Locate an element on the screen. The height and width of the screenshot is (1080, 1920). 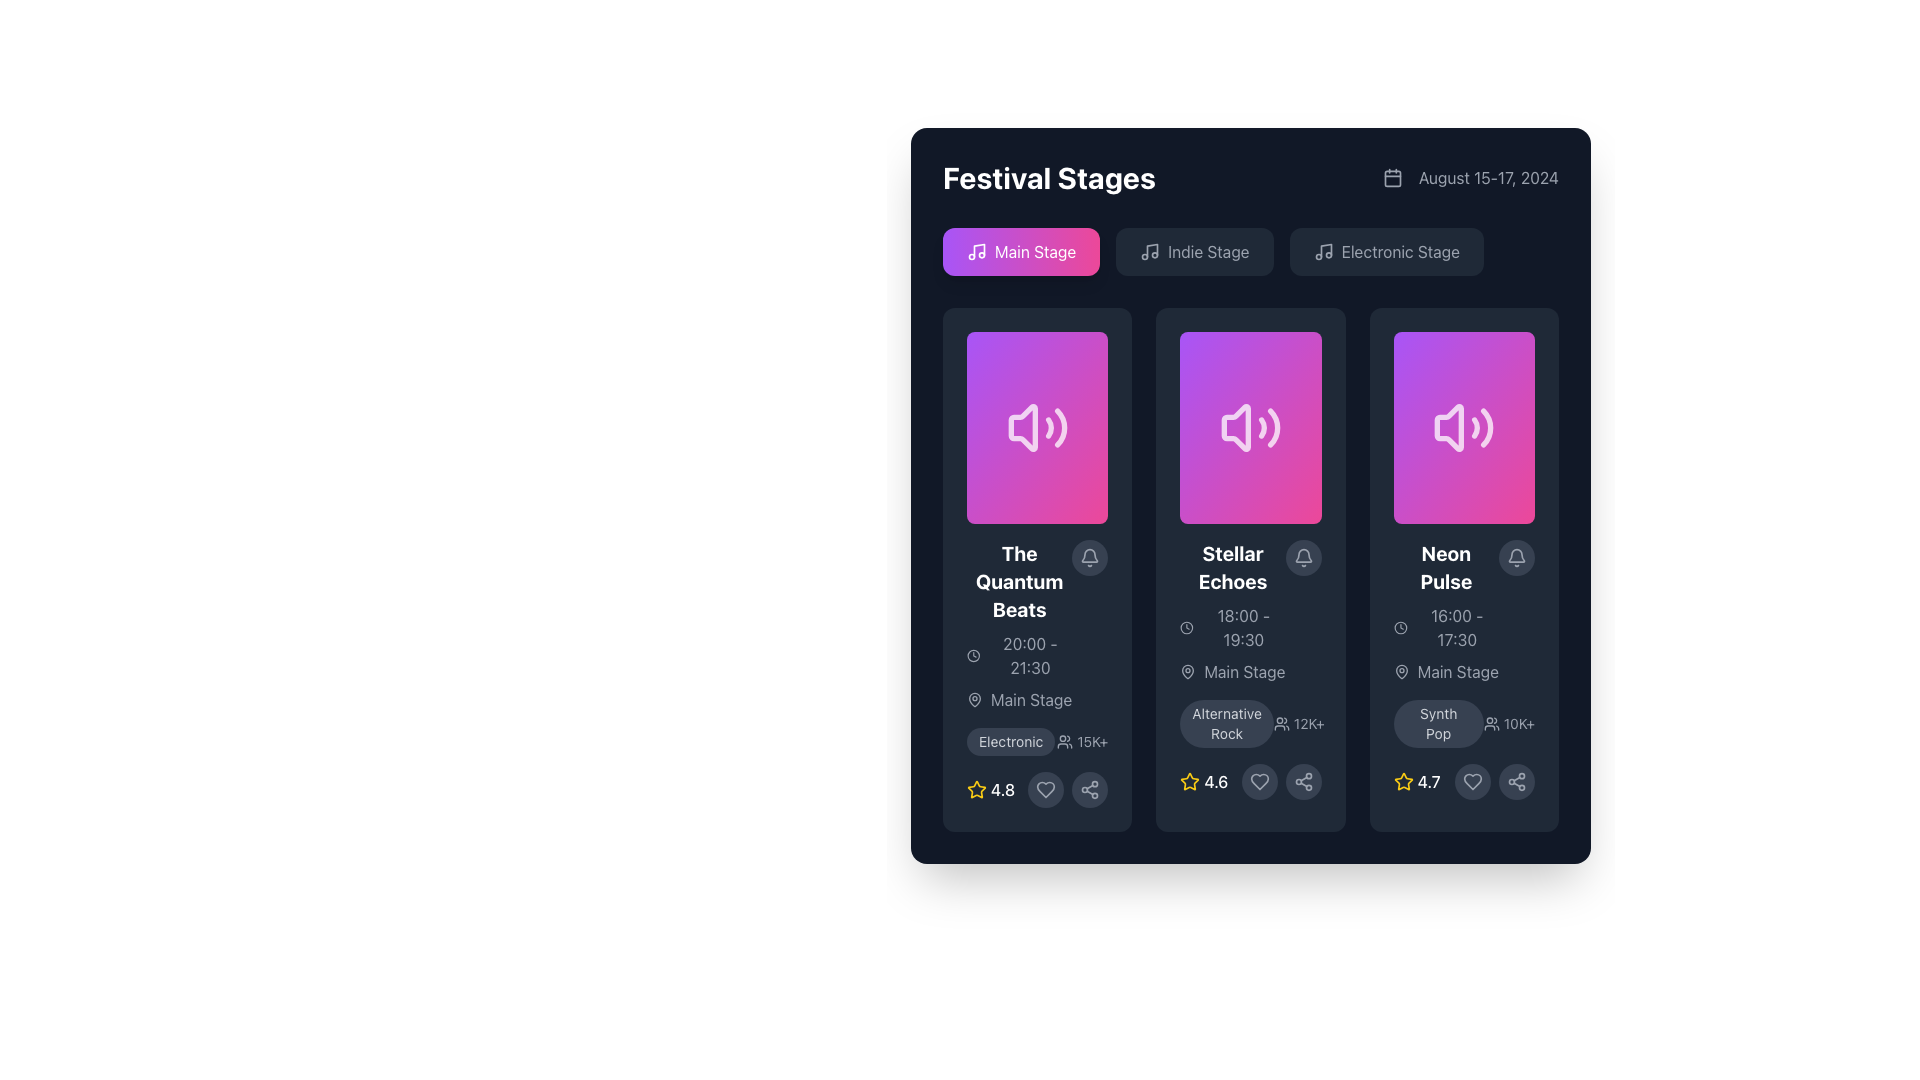
the text block that provides information about the event 'Stellar Echoes' located in the second card from the left, centered within the card is located at coordinates (1232, 611).